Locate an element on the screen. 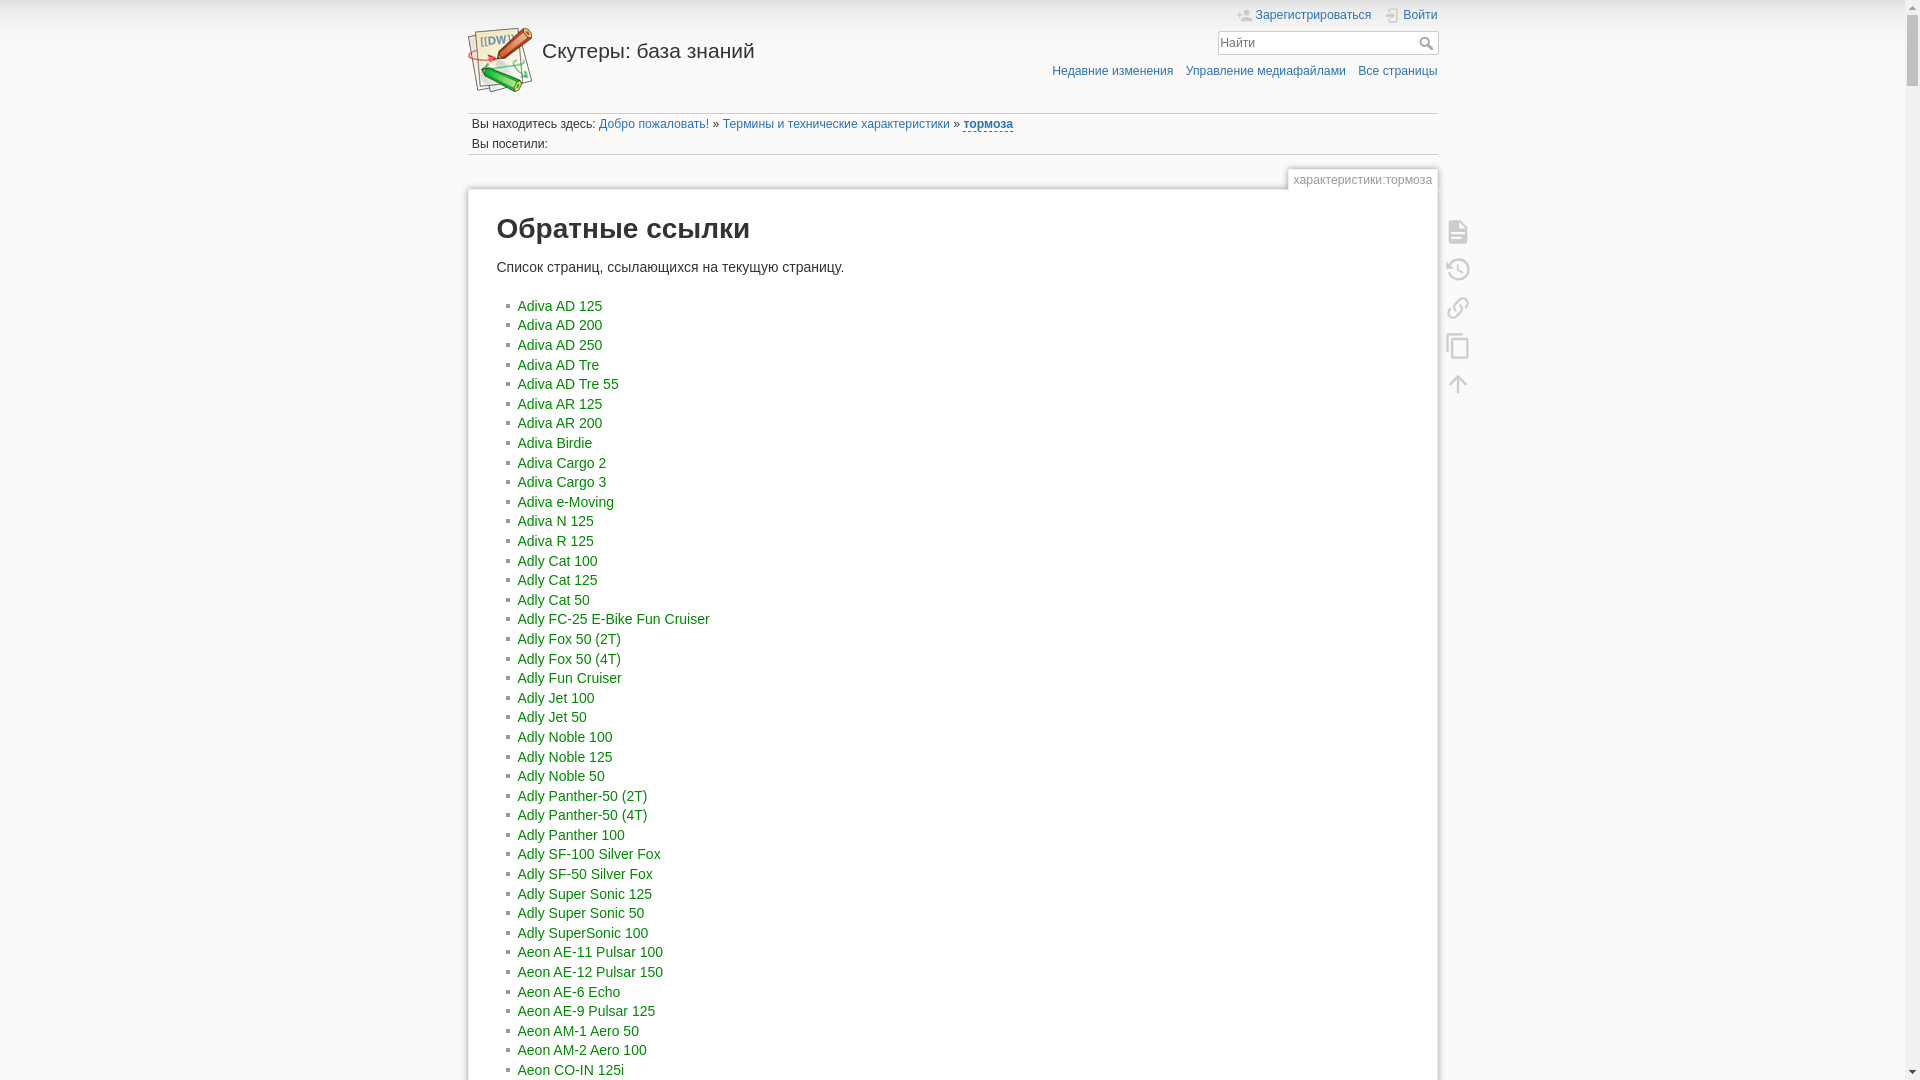  'Adly Panther-50 (2T)' is located at coordinates (581, 794).